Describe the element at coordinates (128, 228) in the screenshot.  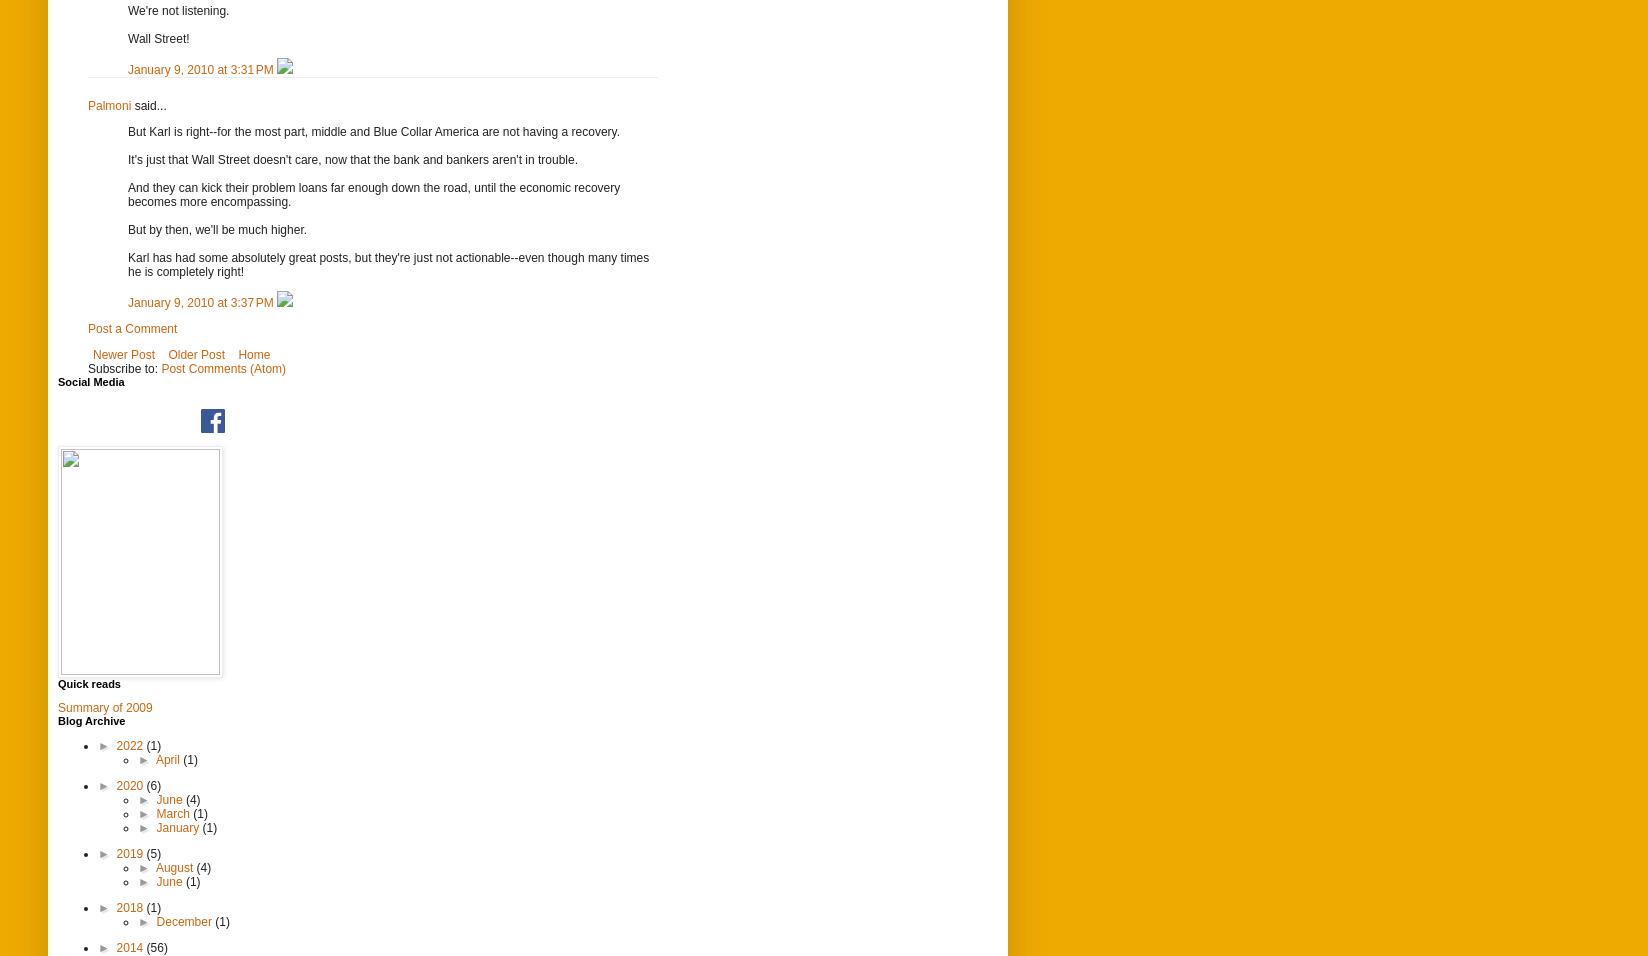
I see `'But by then, we'll be much higher.'` at that location.